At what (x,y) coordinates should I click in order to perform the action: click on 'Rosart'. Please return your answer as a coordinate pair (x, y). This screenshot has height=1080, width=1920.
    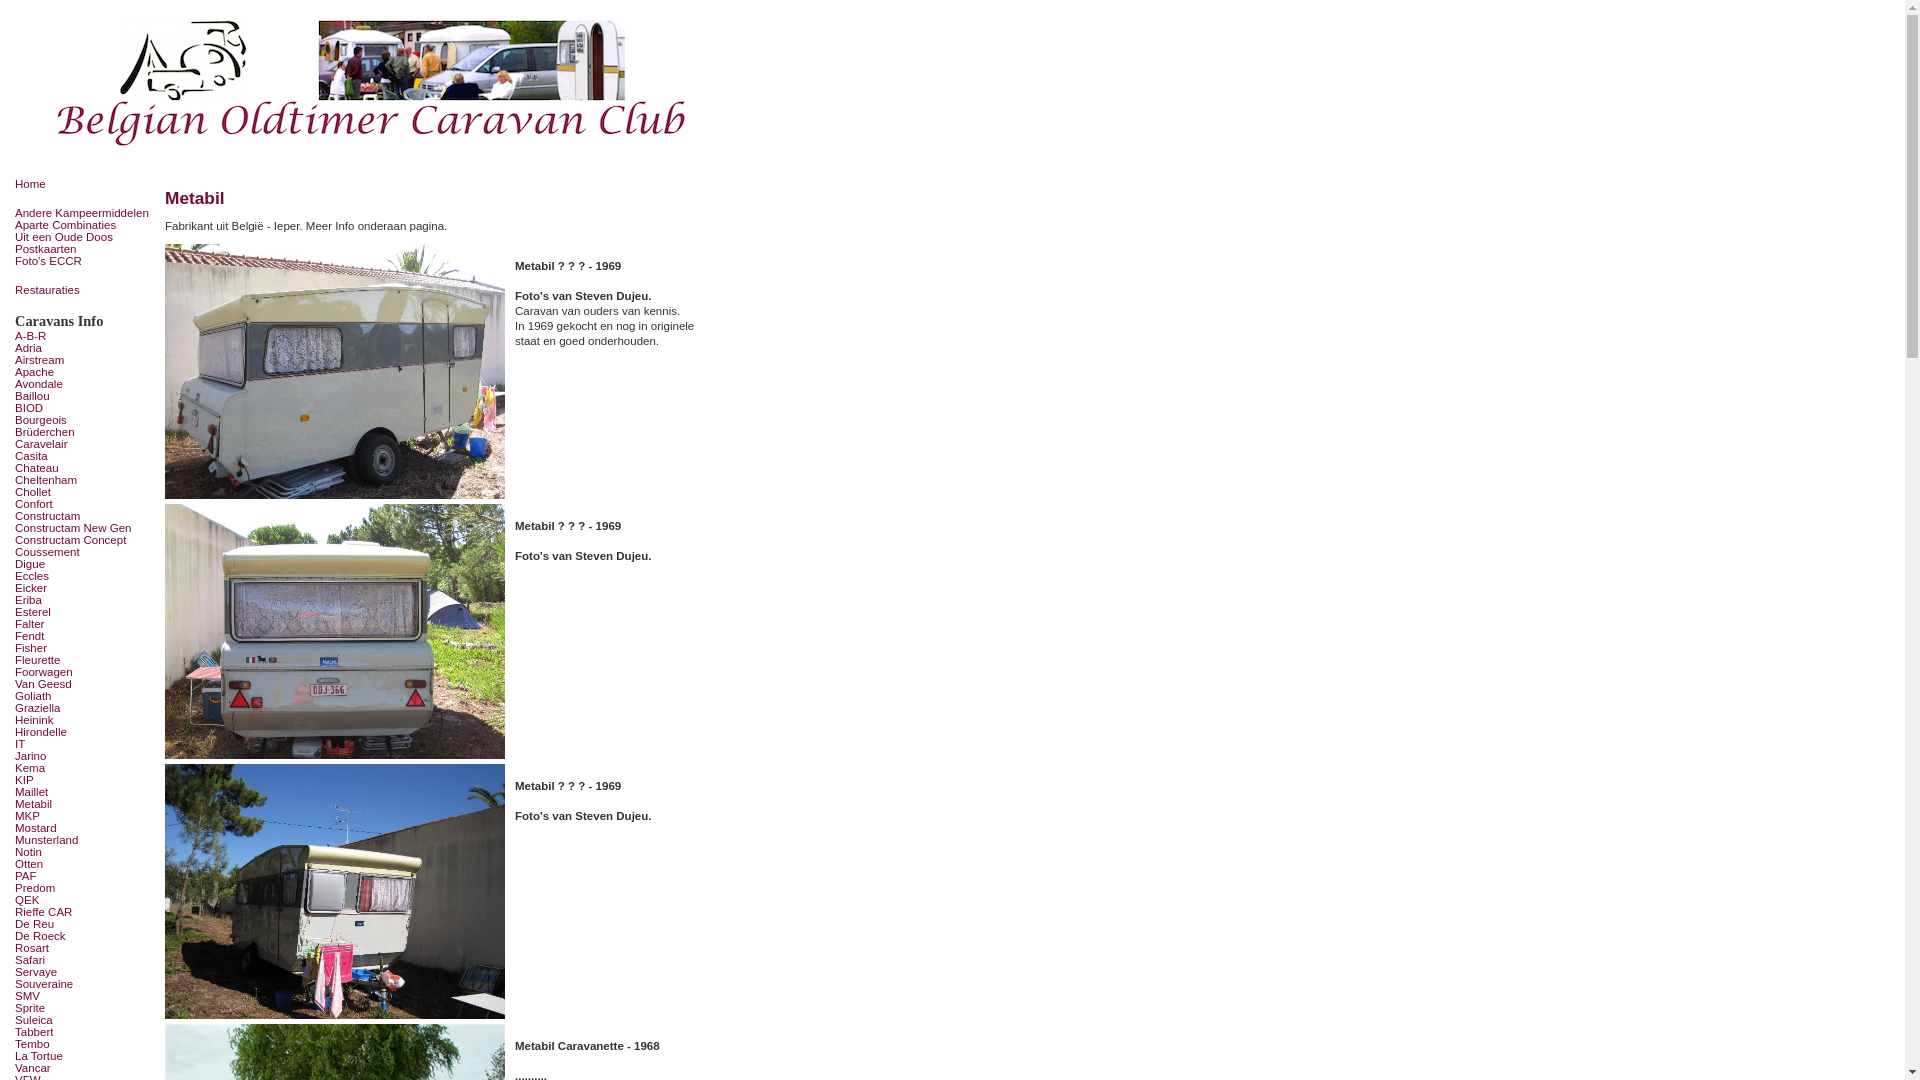
    Looking at the image, I should click on (14, 947).